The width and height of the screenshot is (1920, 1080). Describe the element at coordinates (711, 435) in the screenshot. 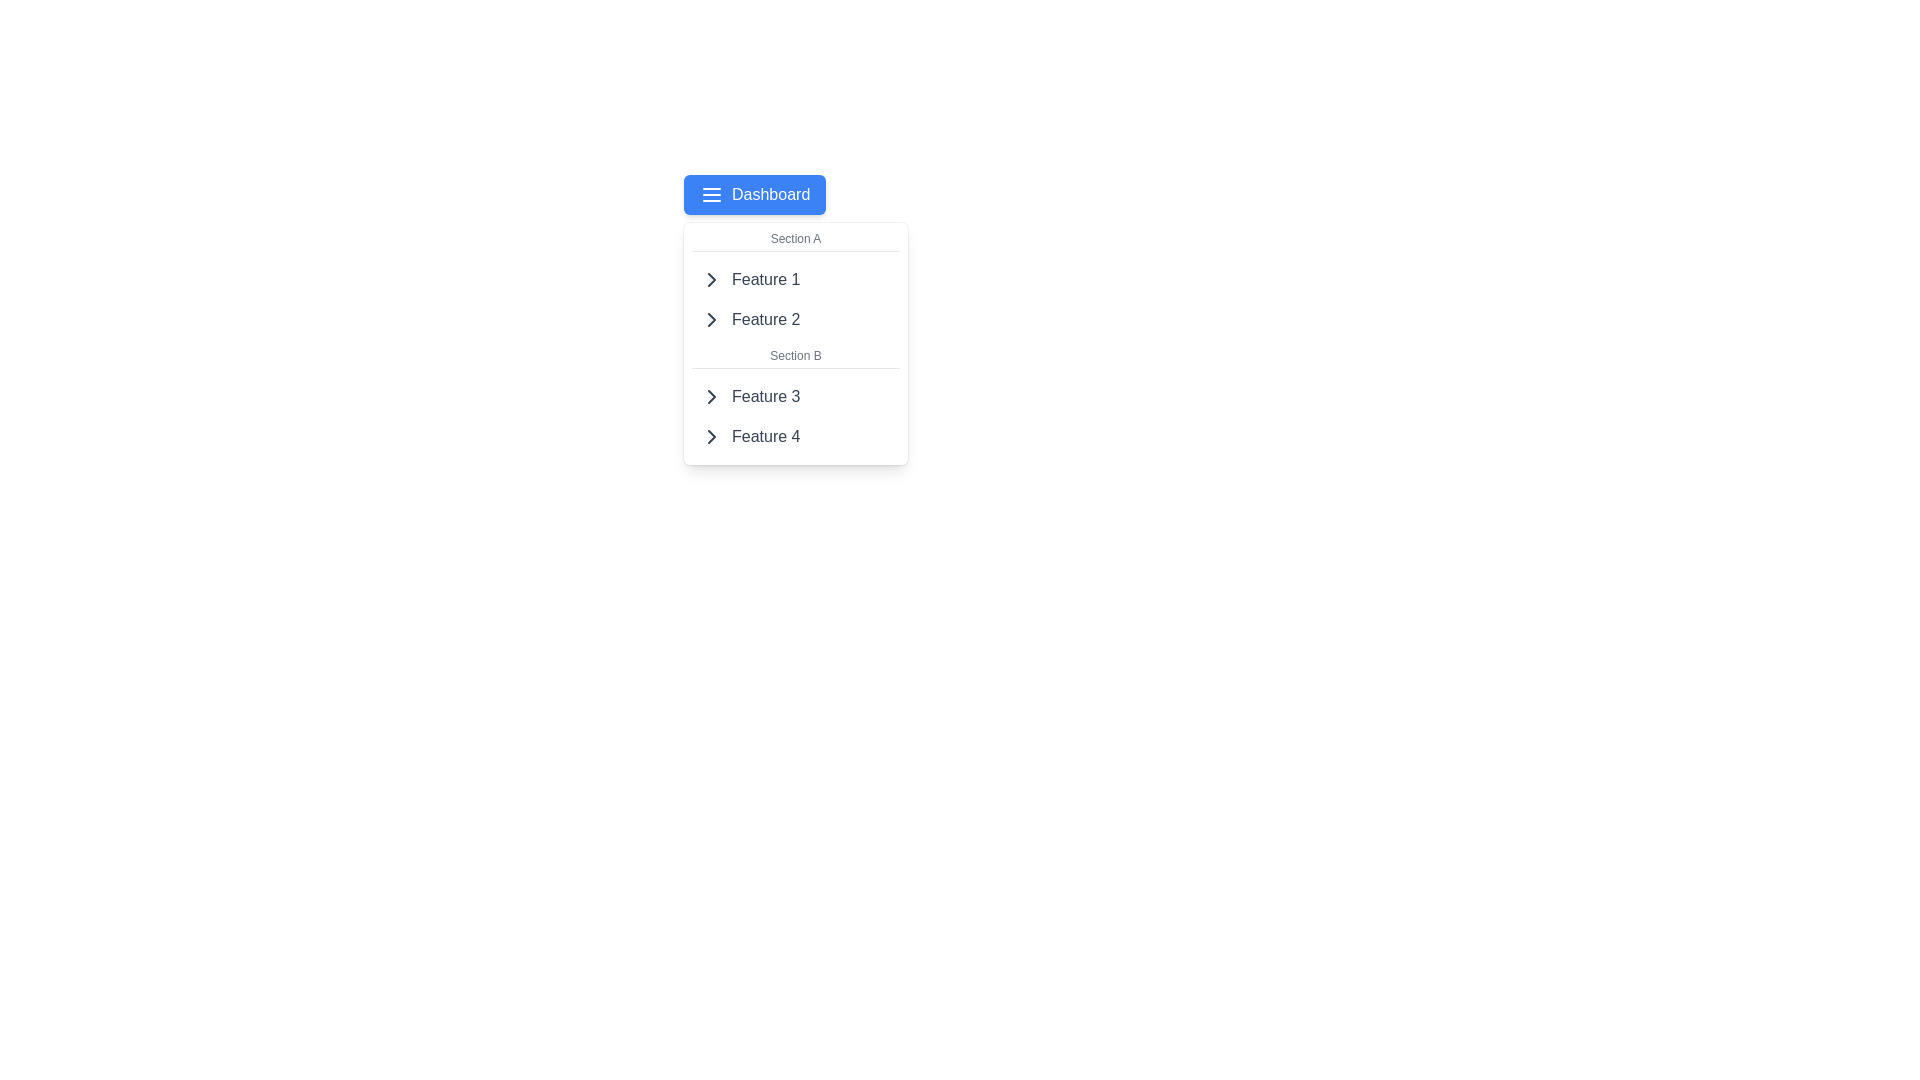

I see `the right-facing chevron SVG graphic located` at that location.